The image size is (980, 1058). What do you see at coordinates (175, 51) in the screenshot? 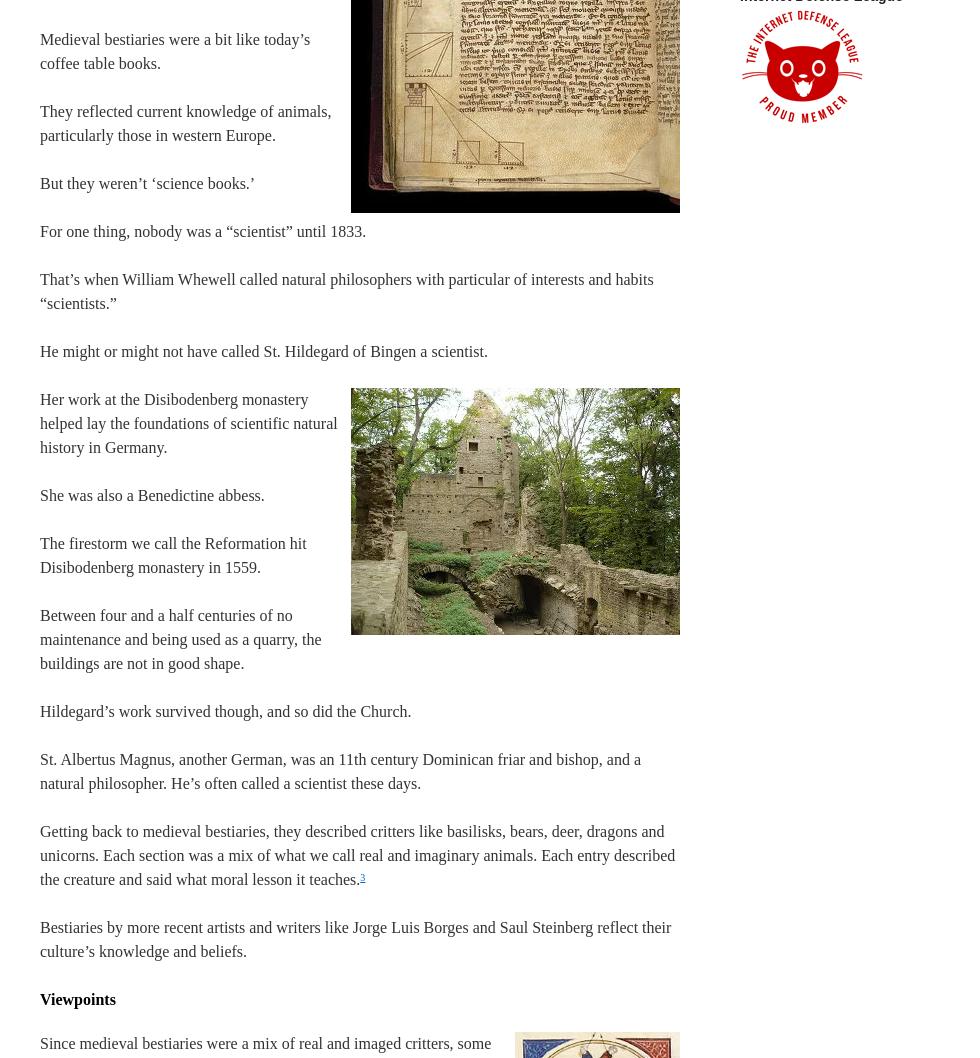
I see `'Medieval bestiaries were a bit like today’s coffee table books.'` at bounding box center [175, 51].